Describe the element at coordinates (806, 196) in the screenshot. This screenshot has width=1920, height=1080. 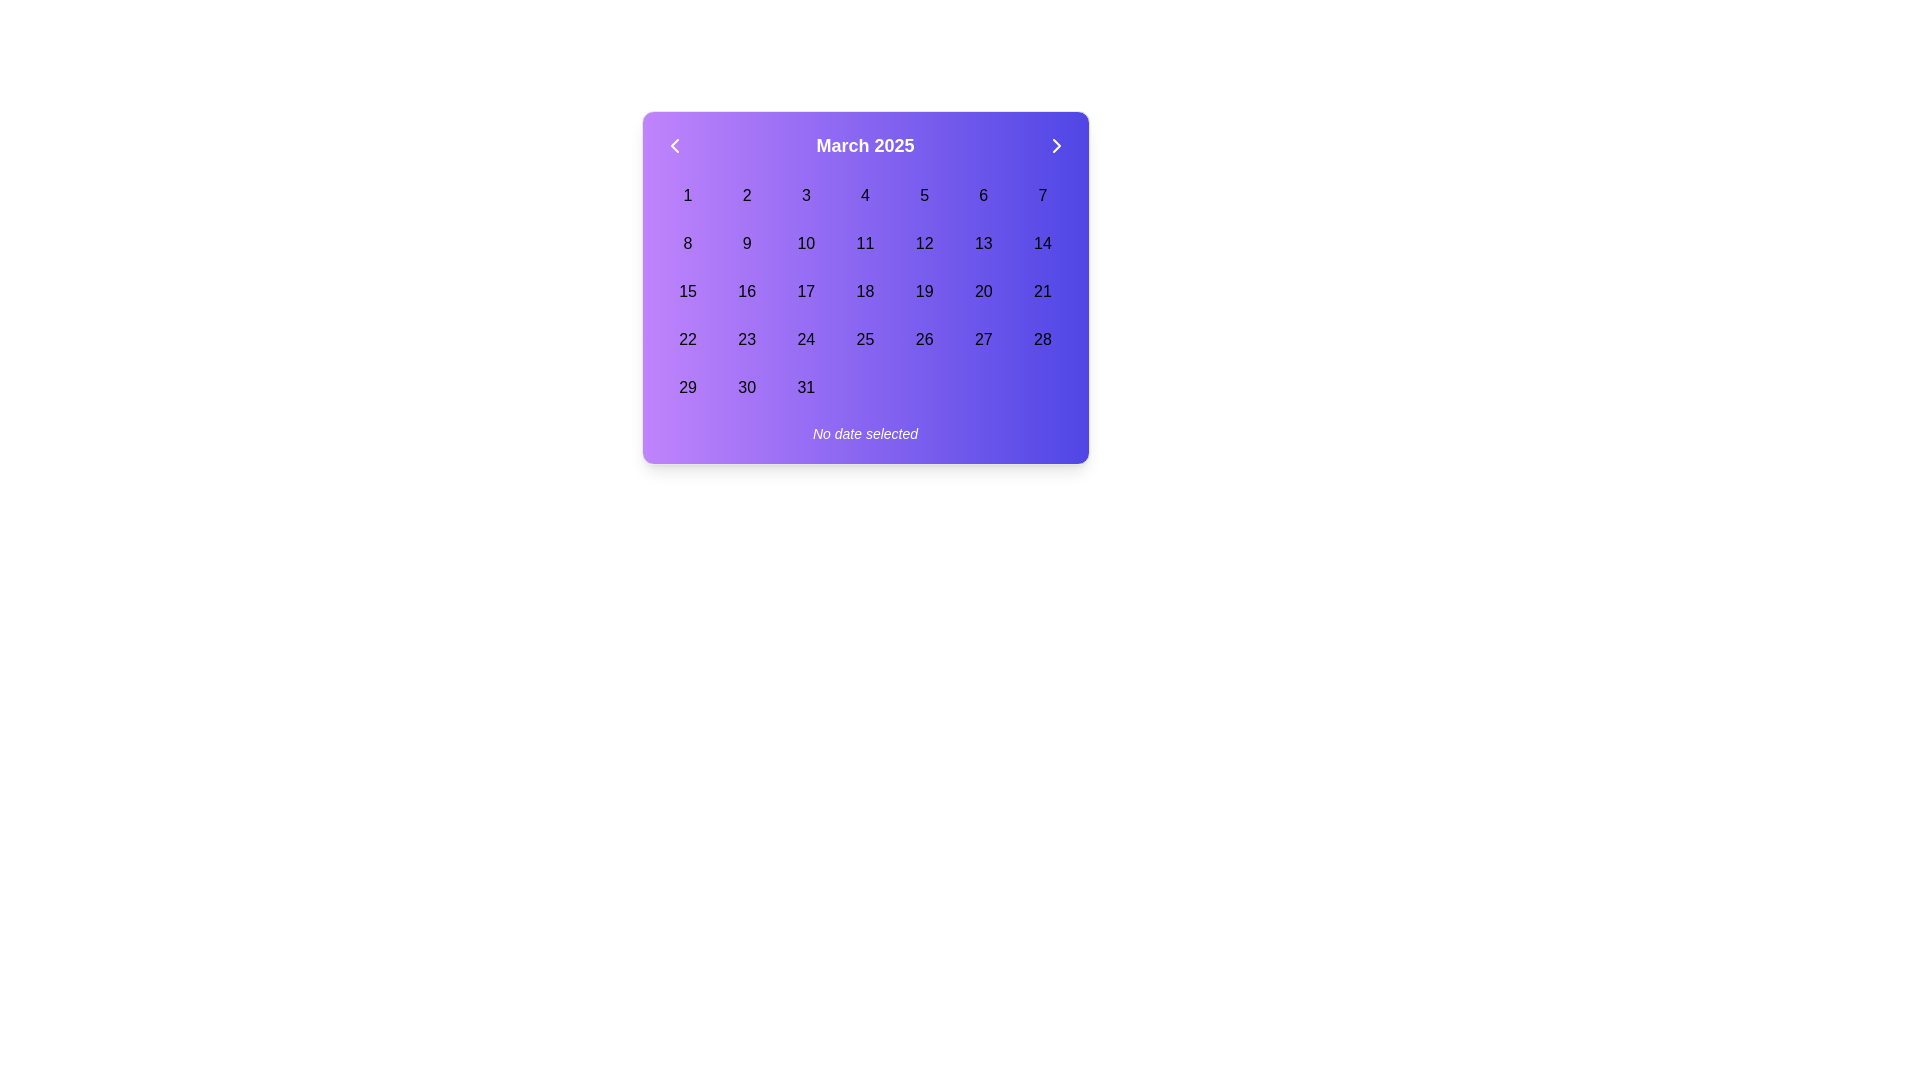
I see `the circular button labeled '3'` at that location.